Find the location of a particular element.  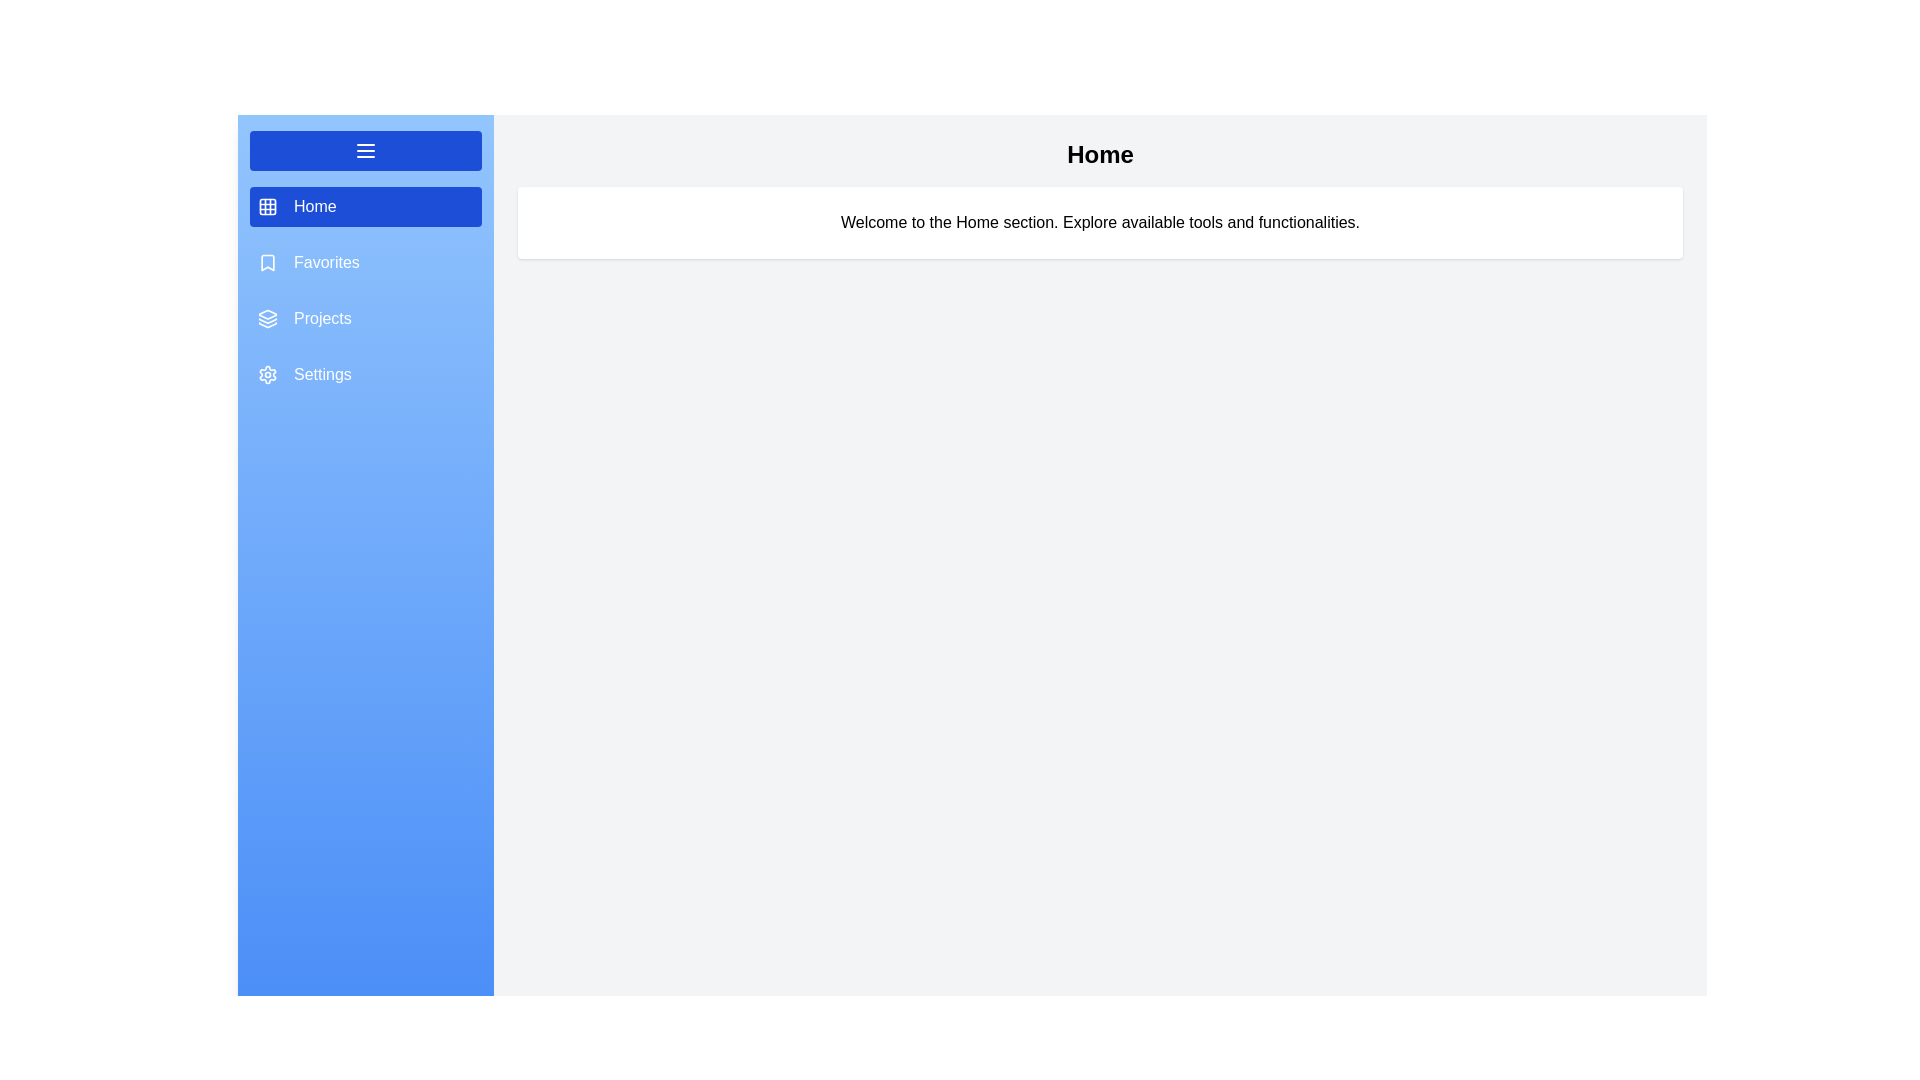

the section Projects from the menu is located at coordinates (365, 318).